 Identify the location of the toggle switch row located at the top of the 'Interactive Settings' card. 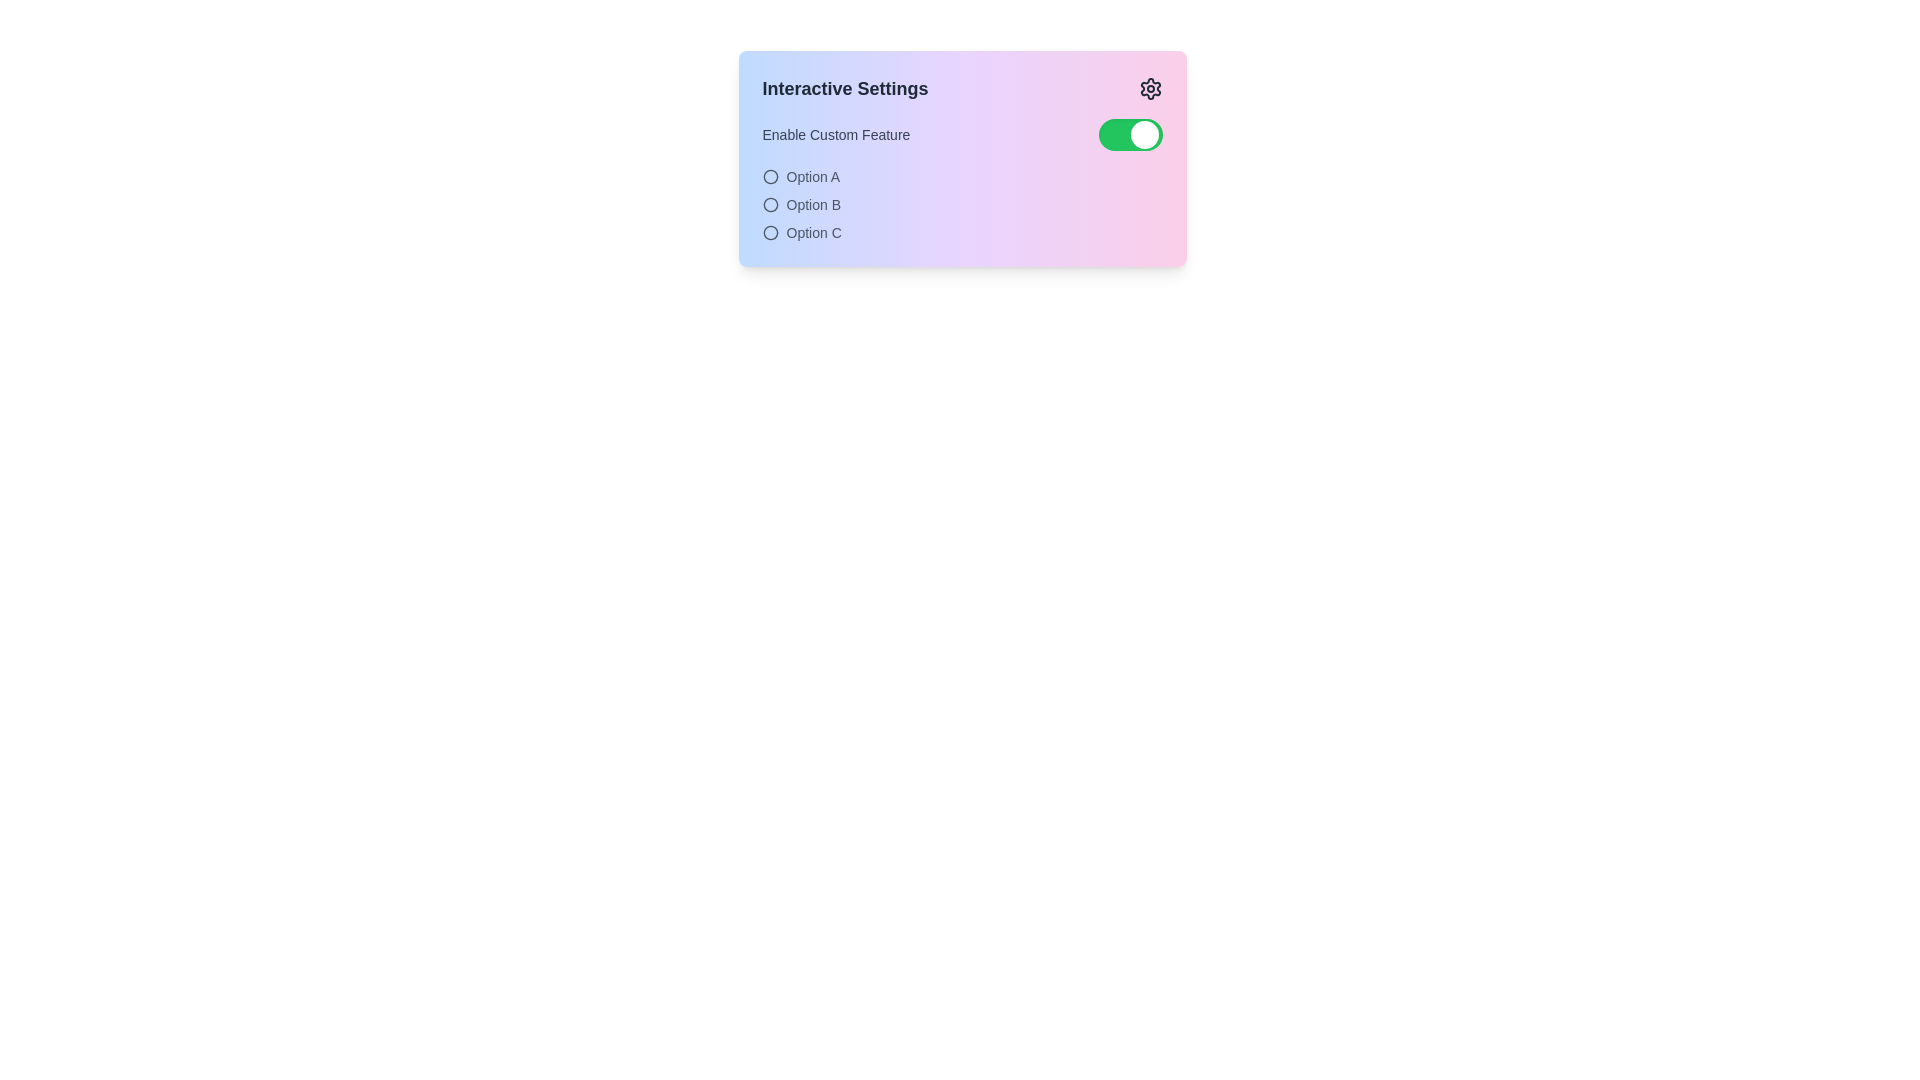
(962, 135).